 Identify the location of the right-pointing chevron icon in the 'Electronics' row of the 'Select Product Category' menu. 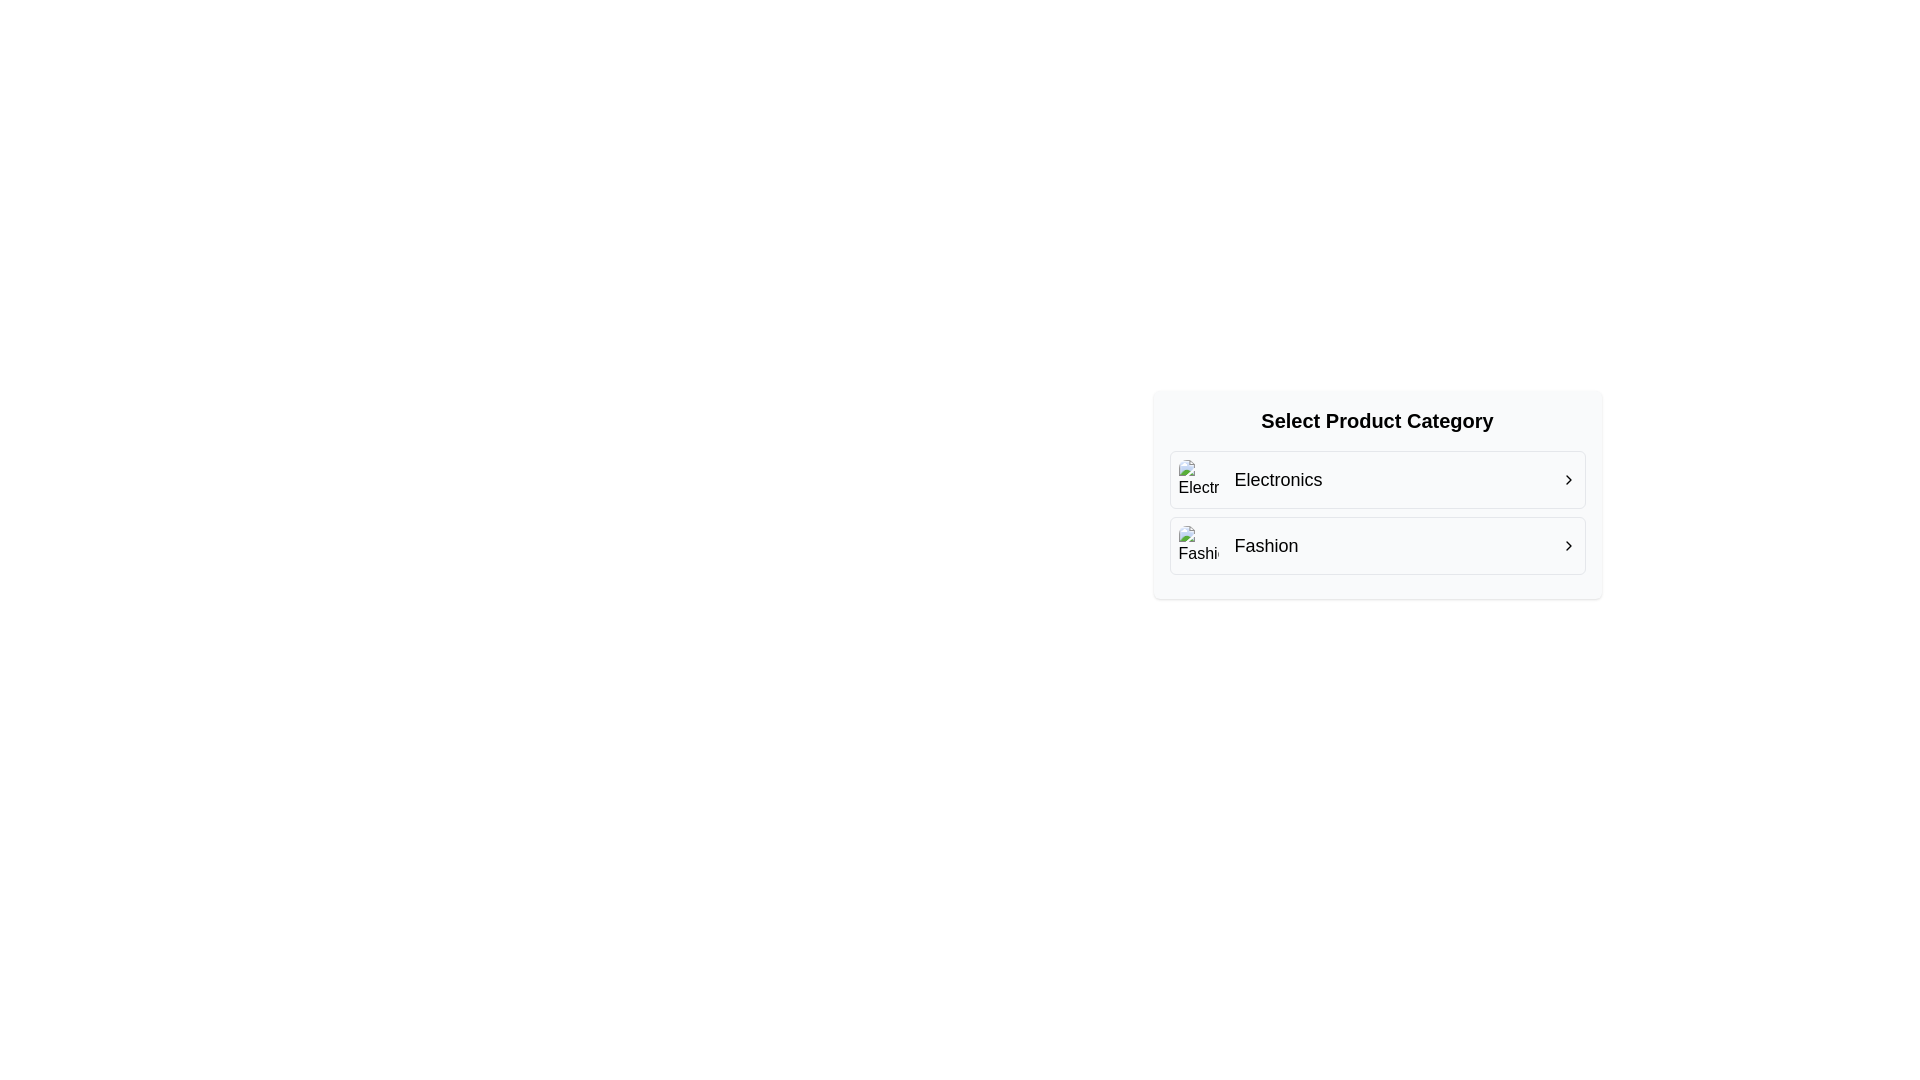
(1567, 479).